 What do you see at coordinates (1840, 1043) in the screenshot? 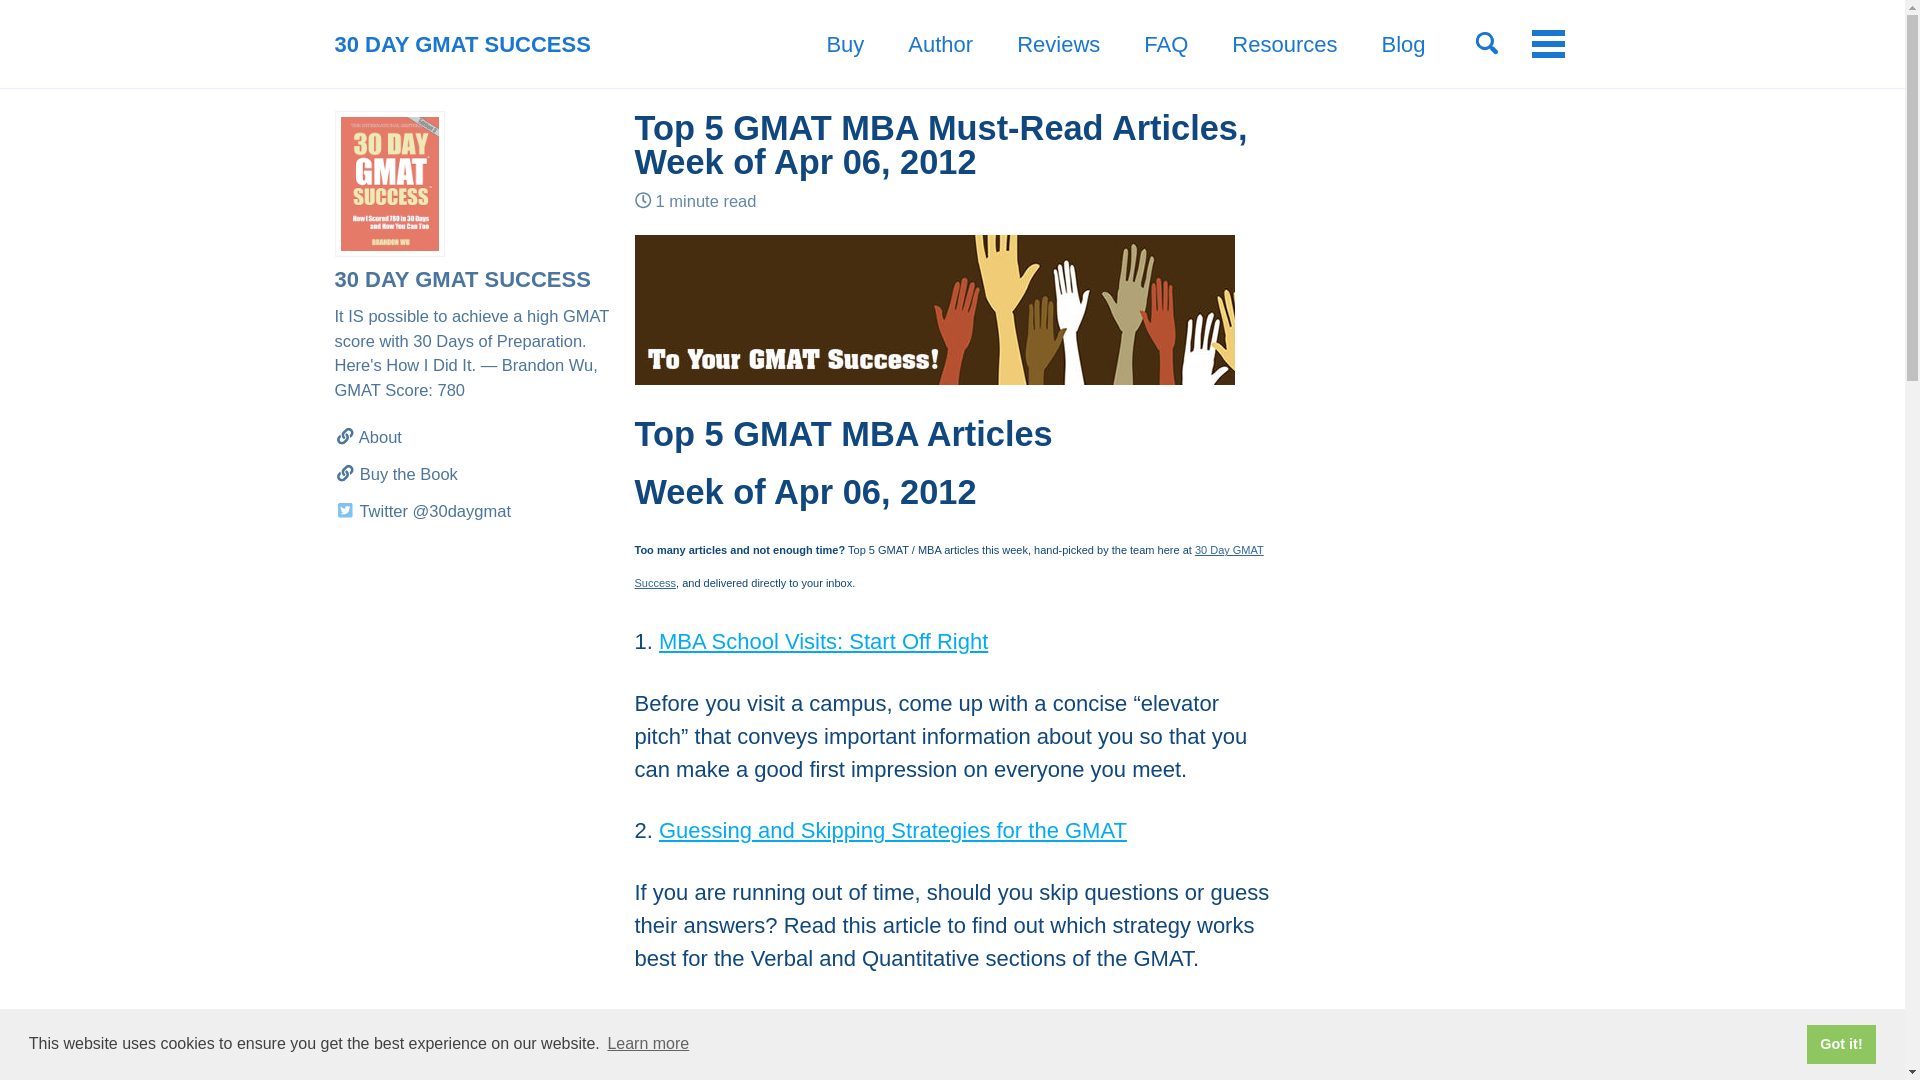
I see `'Got it!'` at bounding box center [1840, 1043].